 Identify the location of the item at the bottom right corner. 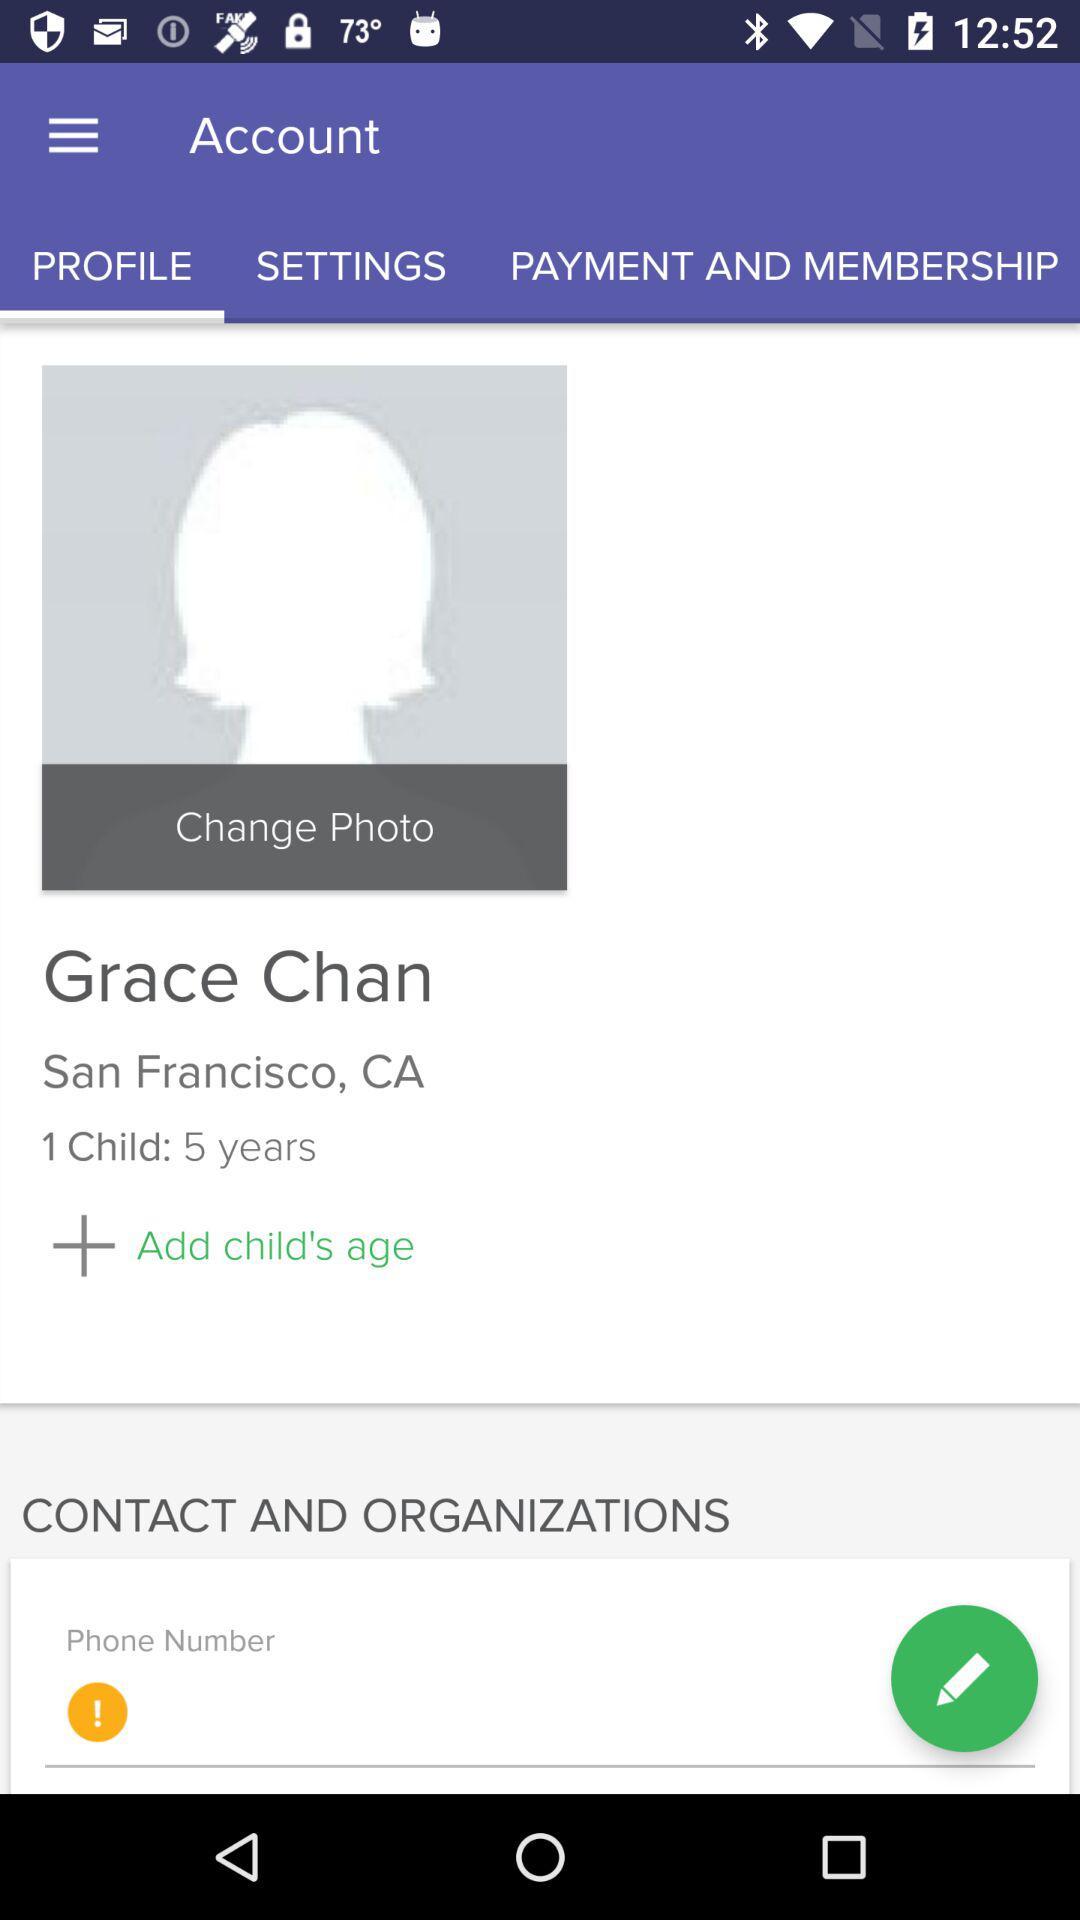
(963, 1678).